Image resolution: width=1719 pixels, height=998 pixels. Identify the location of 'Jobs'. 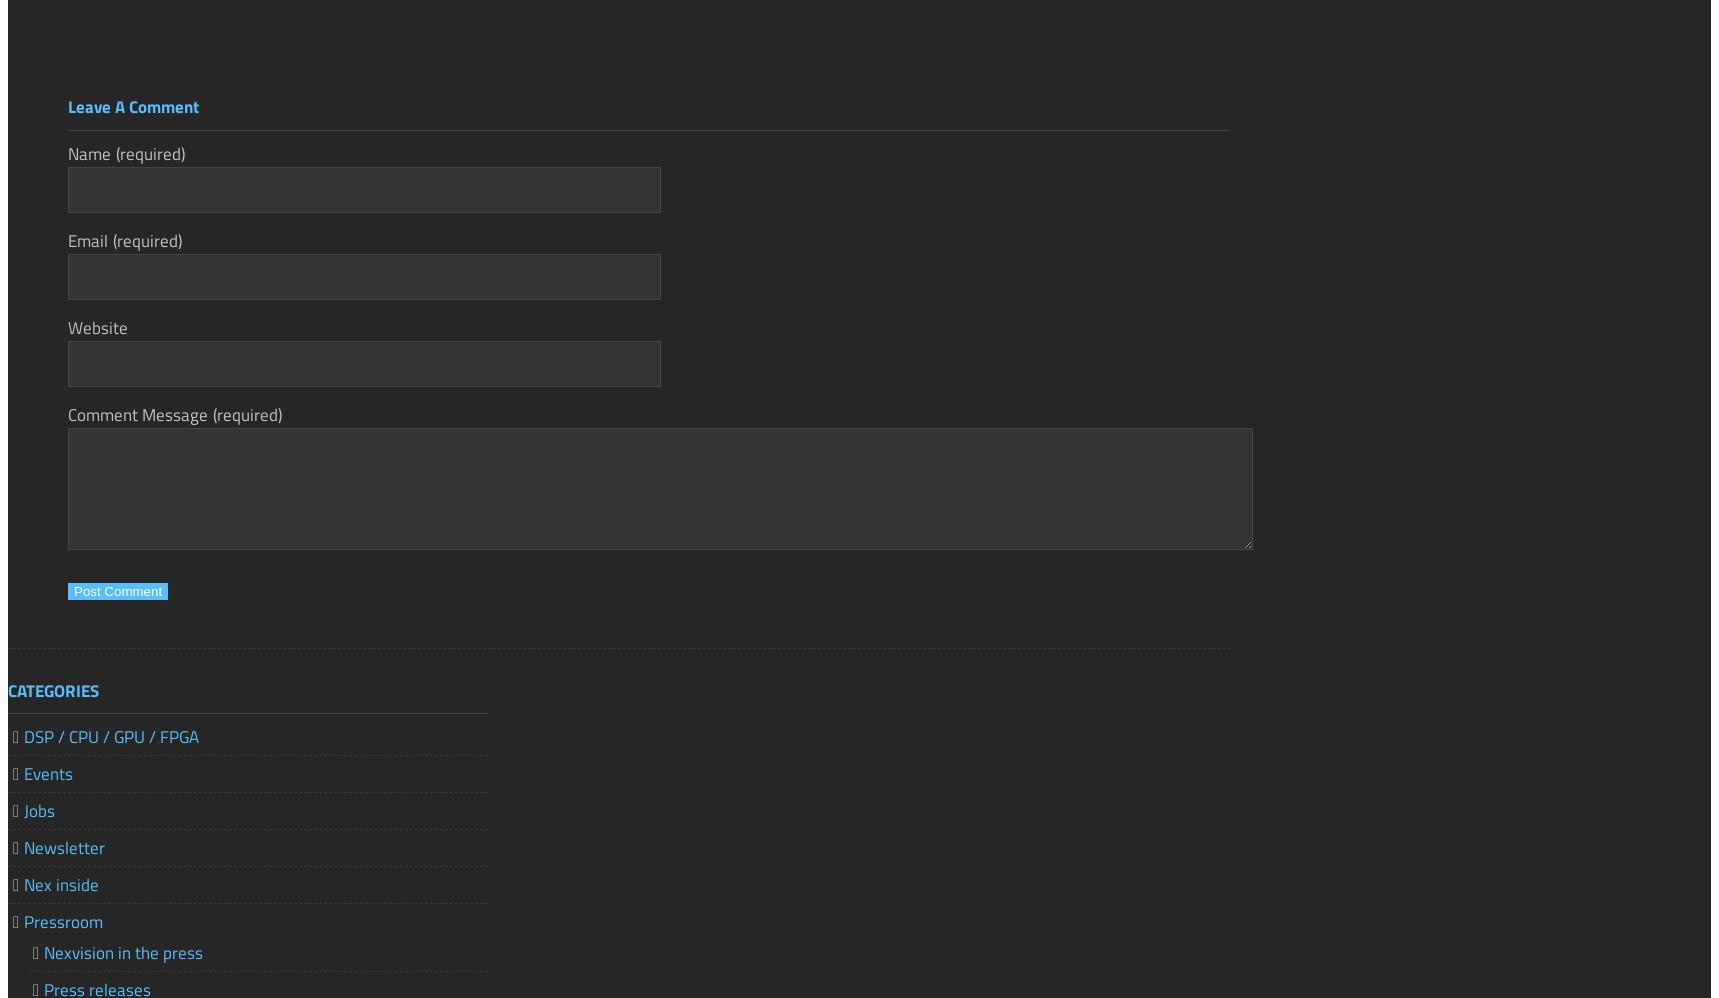
(38, 809).